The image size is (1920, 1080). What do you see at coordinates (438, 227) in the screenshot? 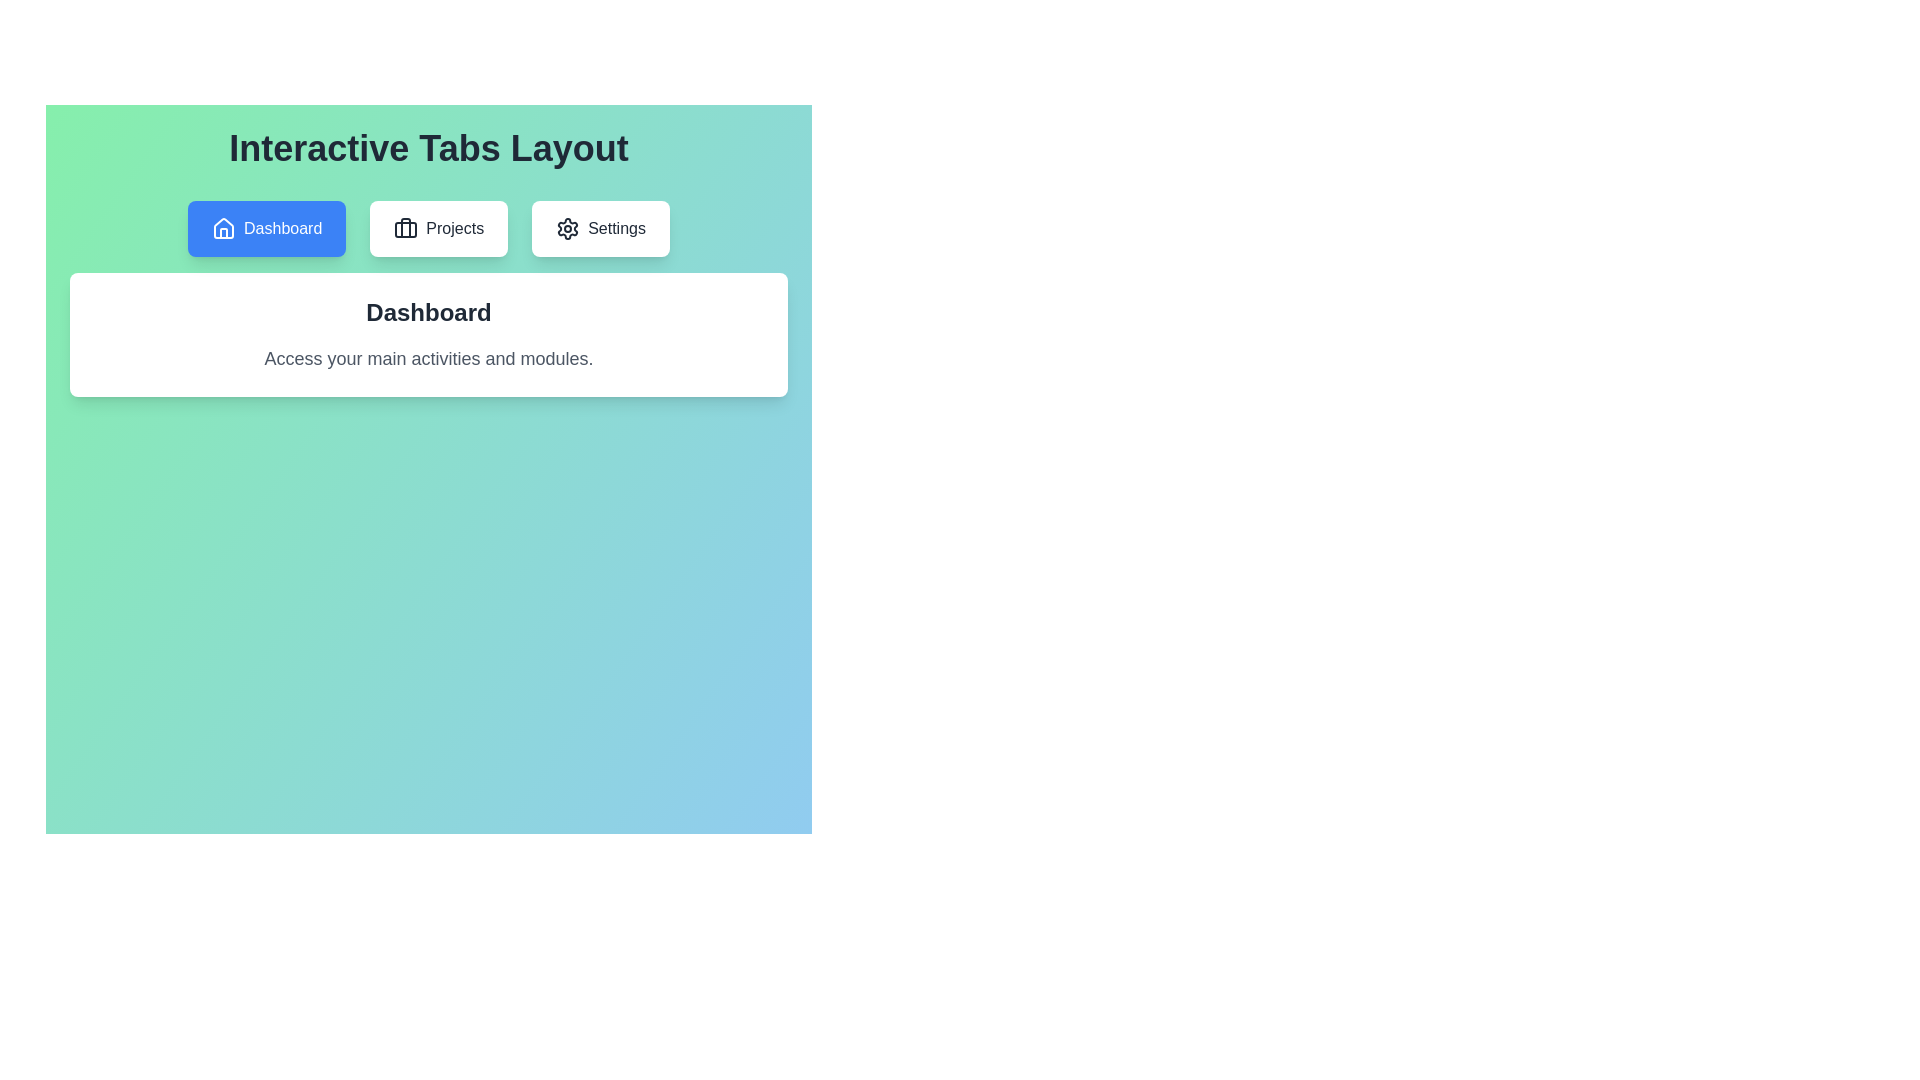
I see `the tab labeled Projects to observe its hover effect` at bounding box center [438, 227].